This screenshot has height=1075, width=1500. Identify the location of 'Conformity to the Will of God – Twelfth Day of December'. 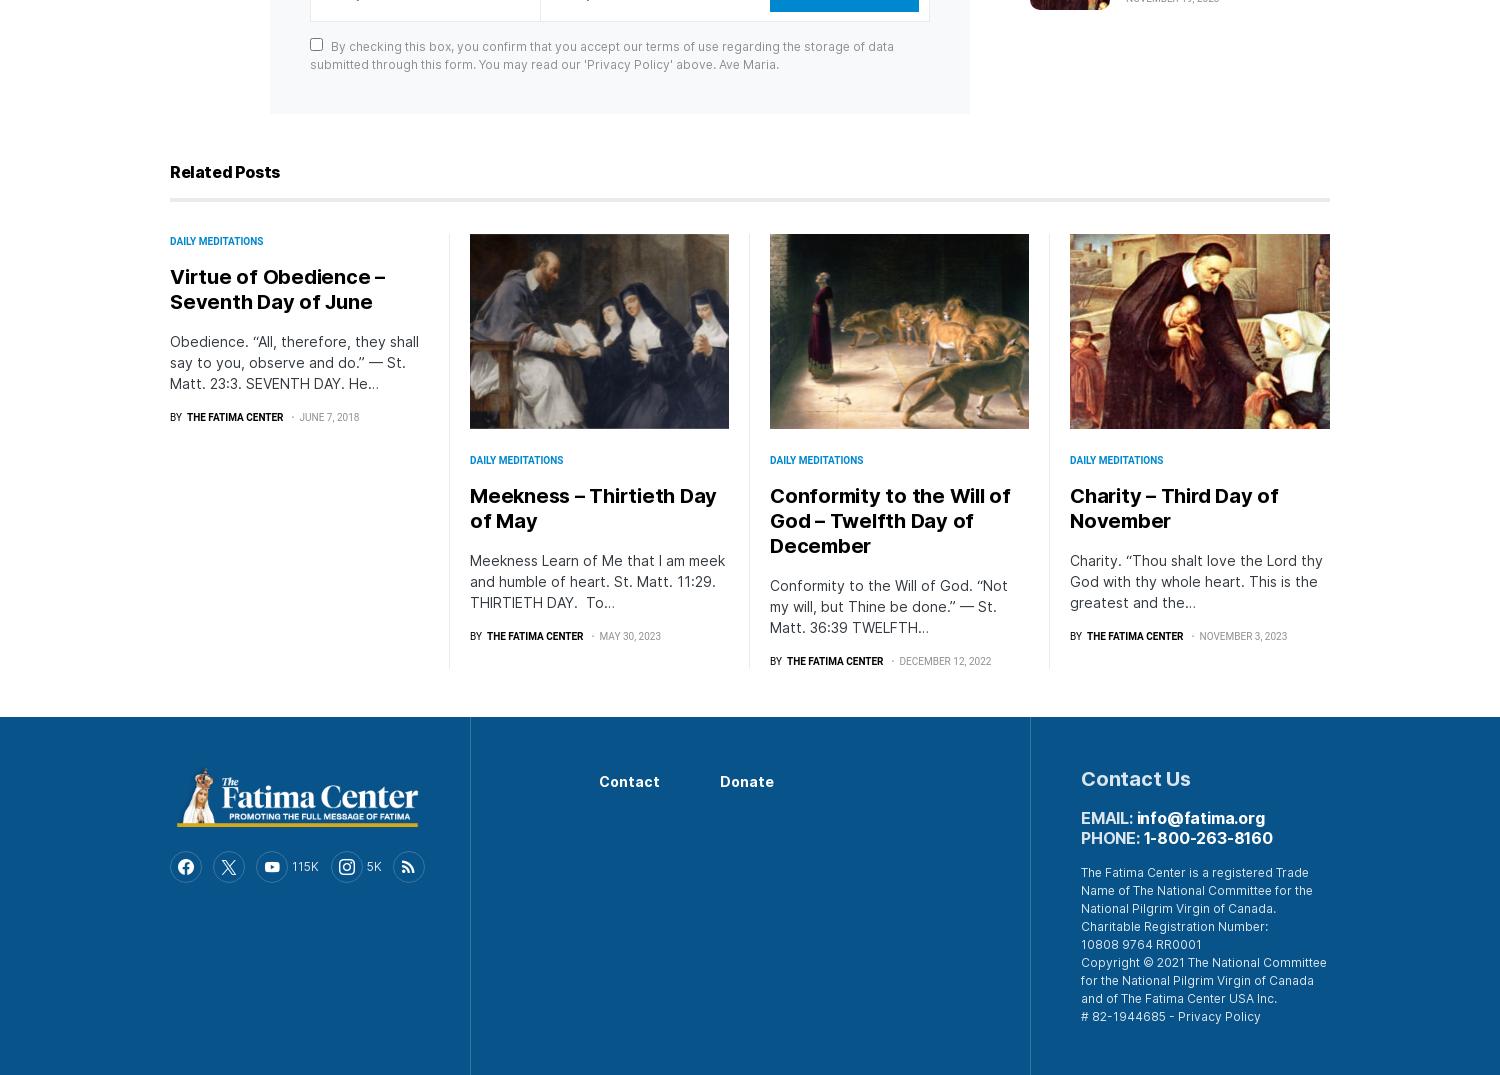
(889, 518).